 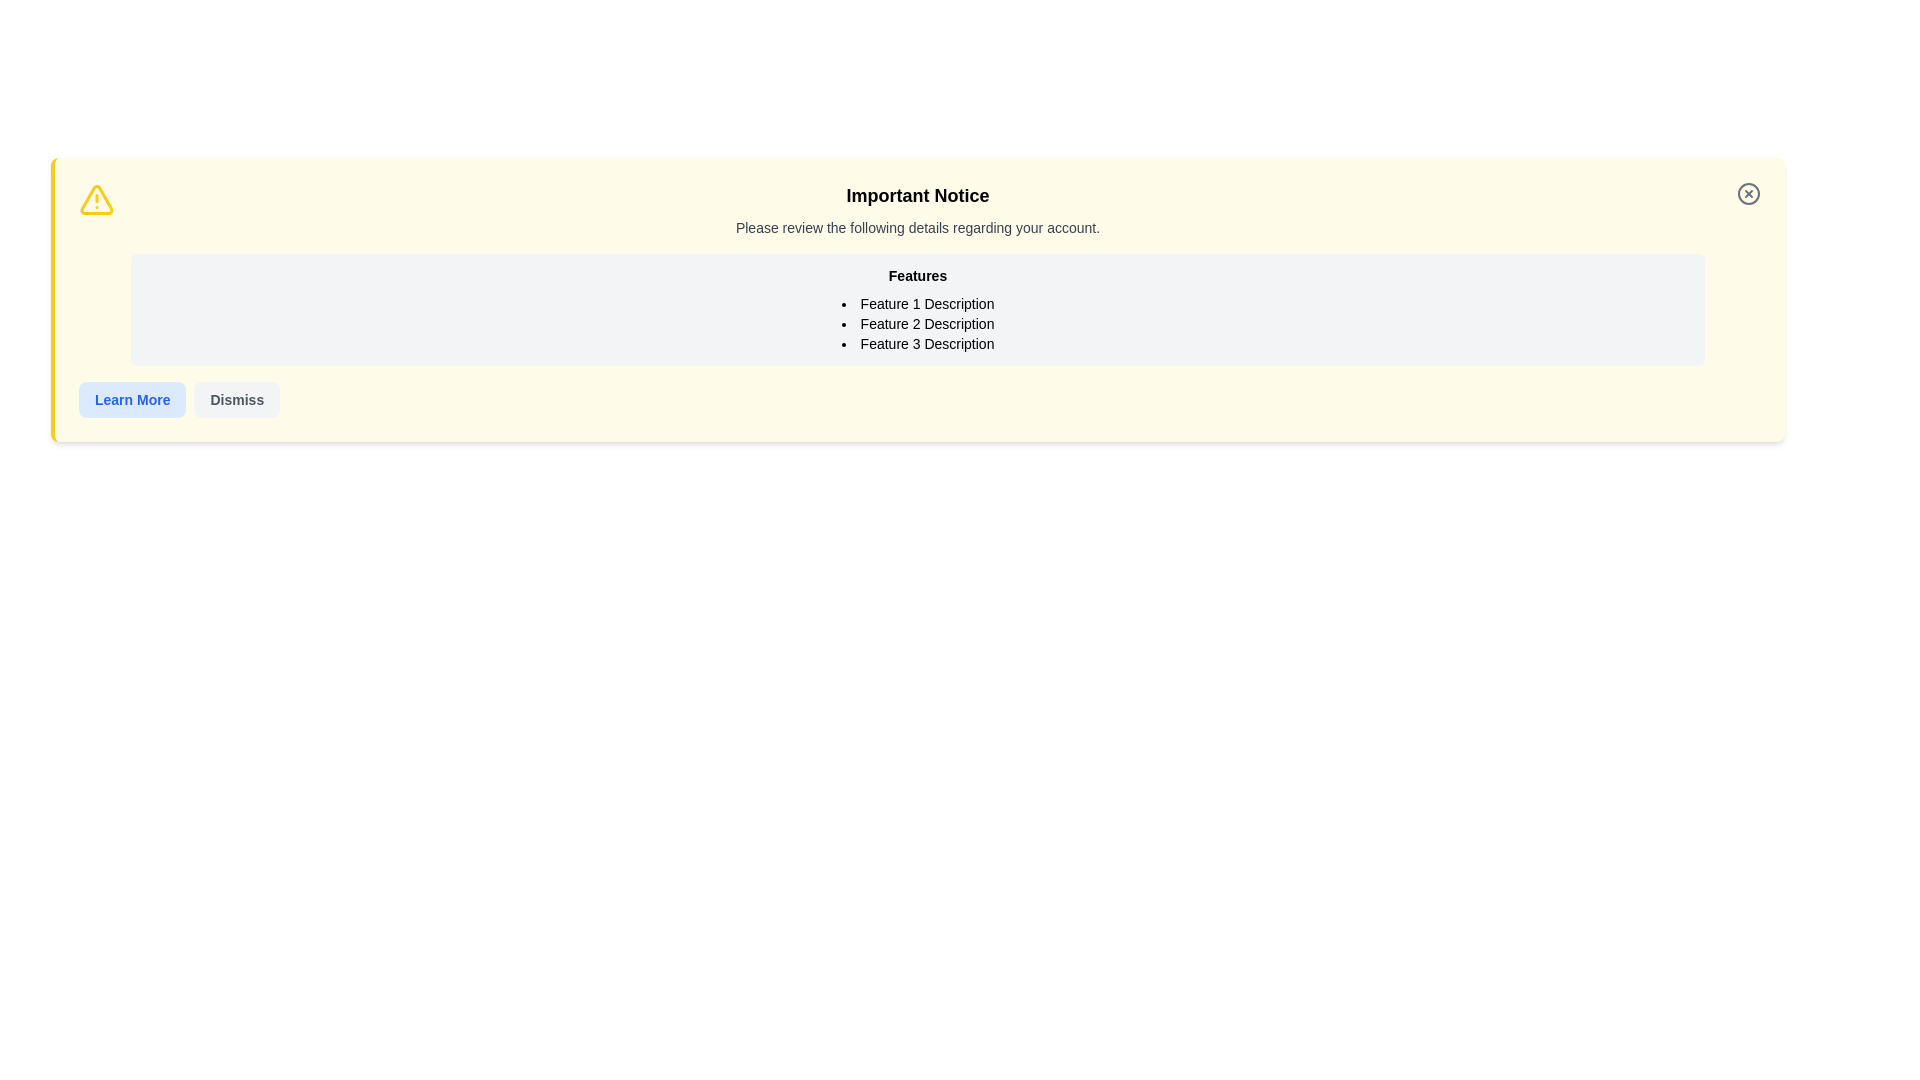 What do you see at coordinates (916, 323) in the screenshot?
I see `the text entry labeled 'Feature 2 Description', which is the second item in a bulleted list under the heading 'Features'` at bounding box center [916, 323].